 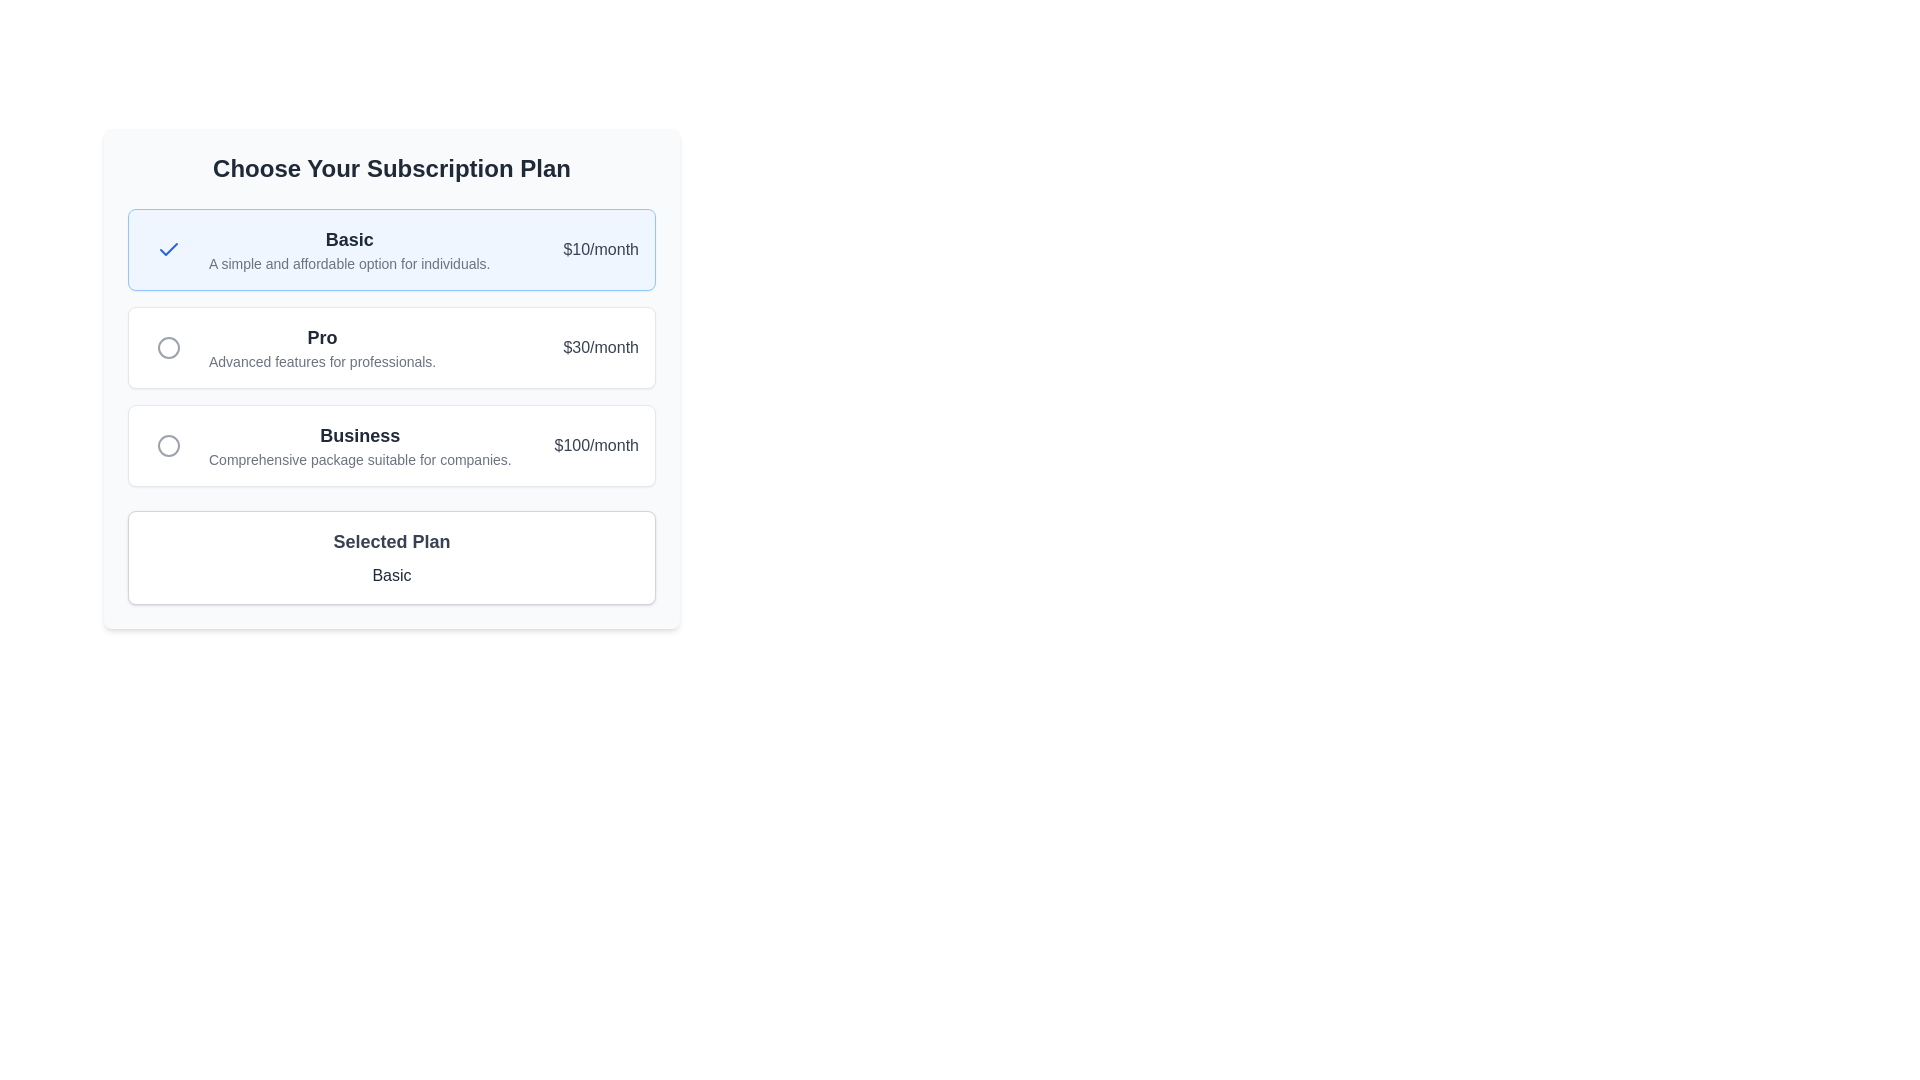 What do you see at coordinates (360, 459) in the screenshot?
I see `the text label that provides additional details about the 'Business' subscription plan, positioned below the title 'Business' and above its pricing detail` at bounding box center [360, 459].